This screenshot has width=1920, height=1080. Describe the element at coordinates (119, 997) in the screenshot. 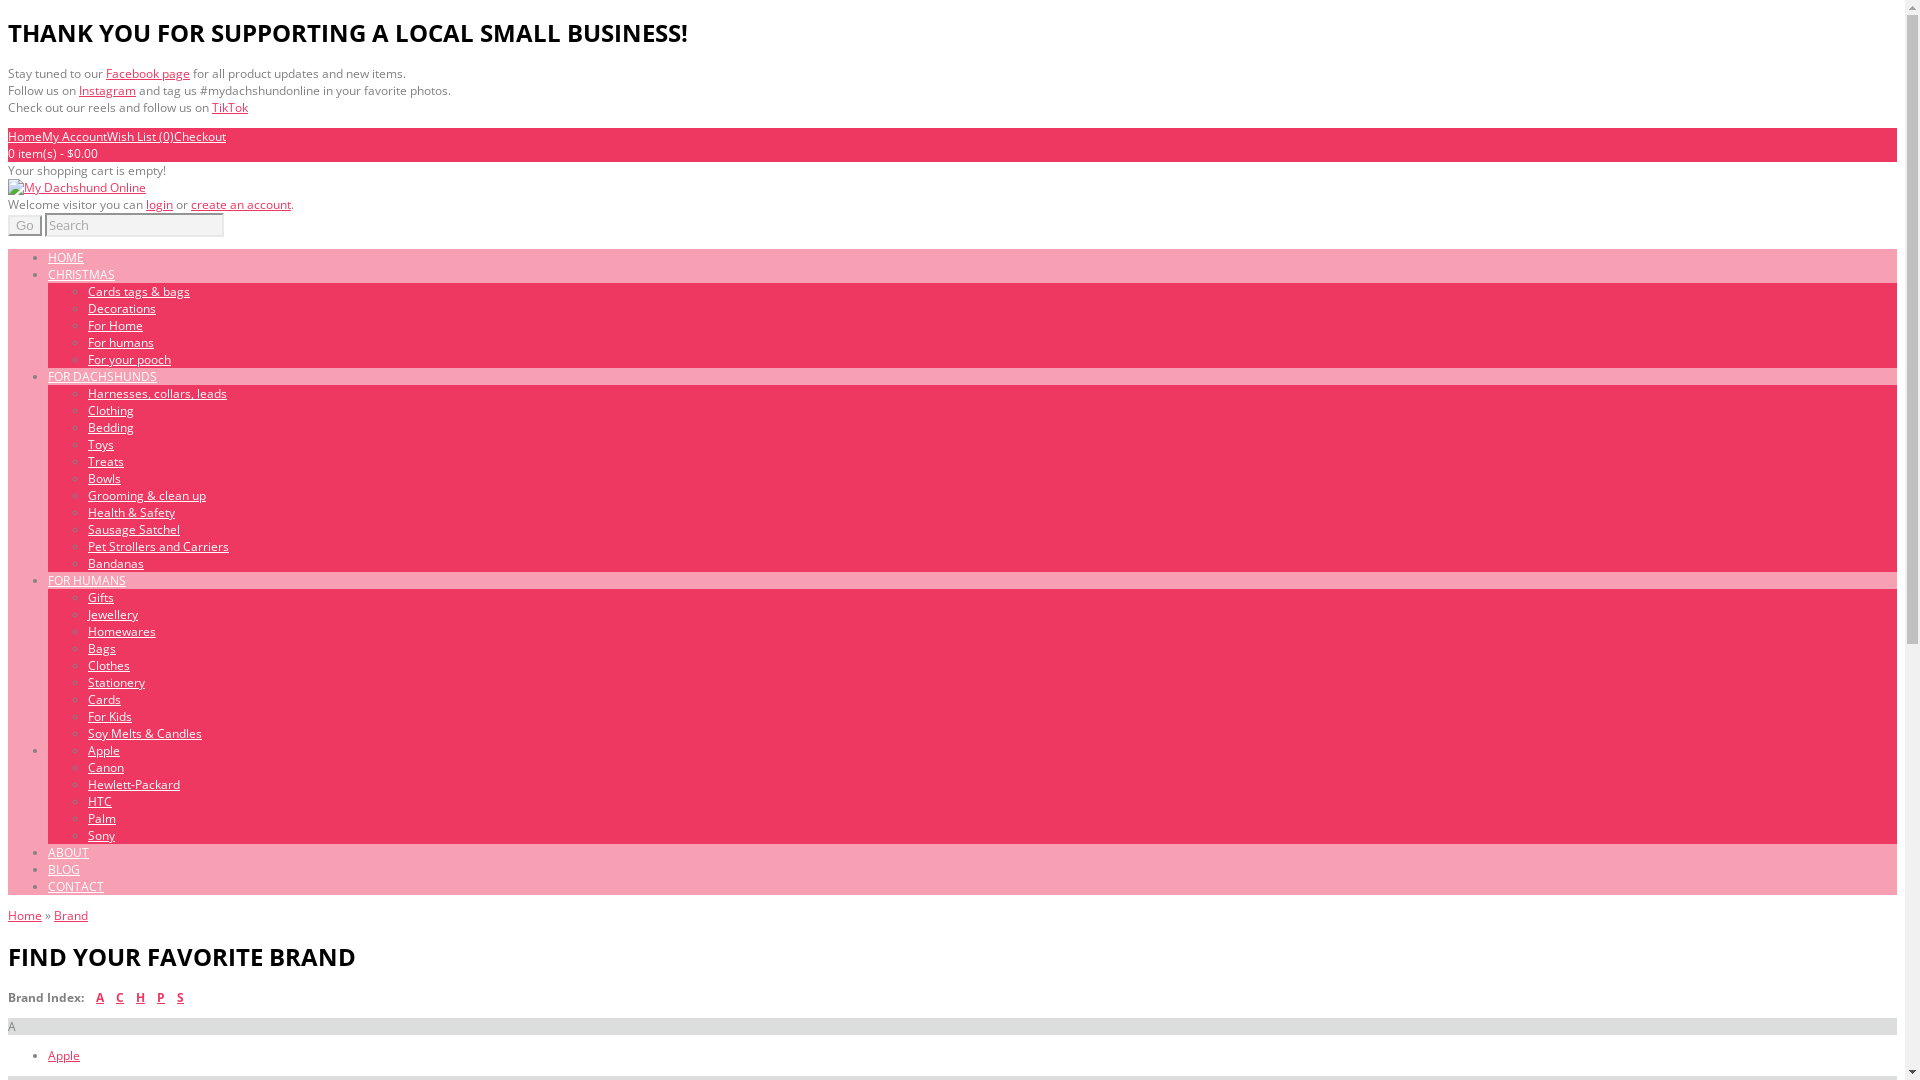

I see `'C'` at that location.